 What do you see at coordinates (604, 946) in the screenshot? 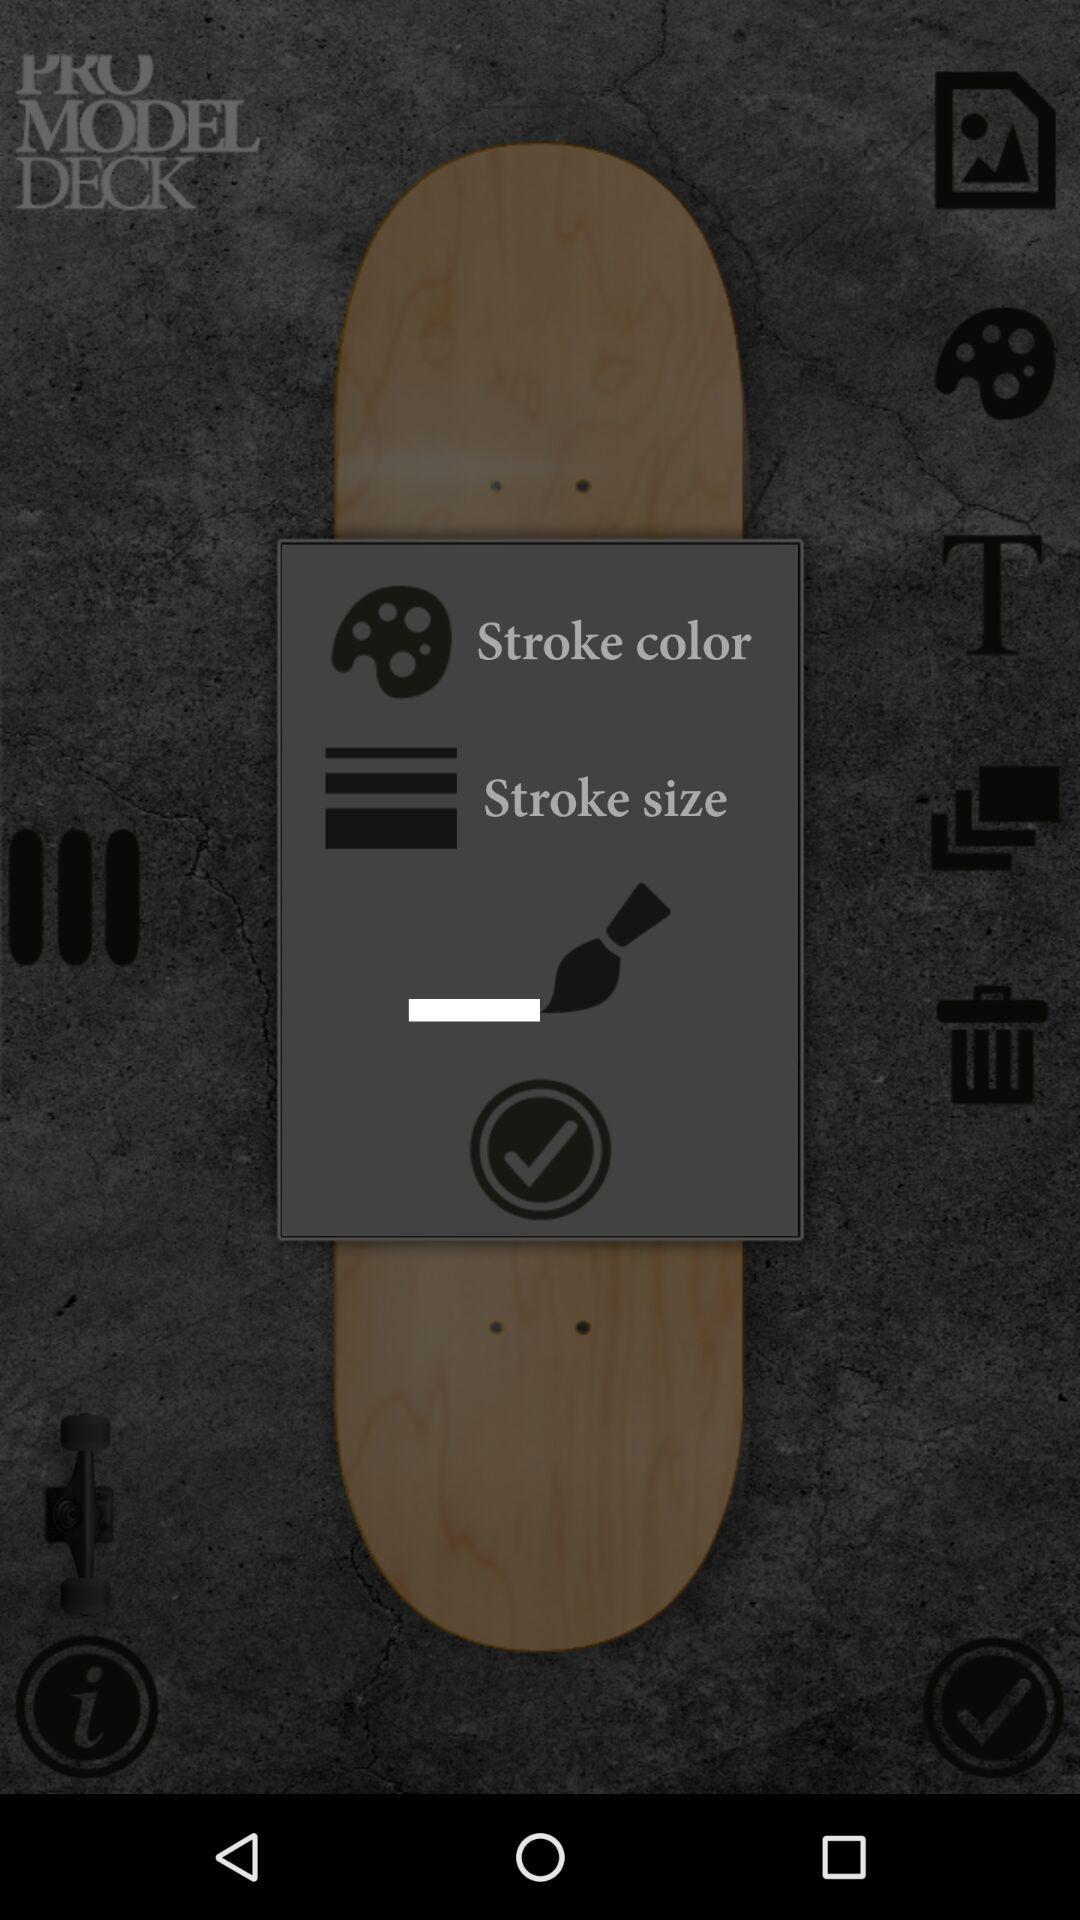
I see `brush` at bounding box center [604, 946].